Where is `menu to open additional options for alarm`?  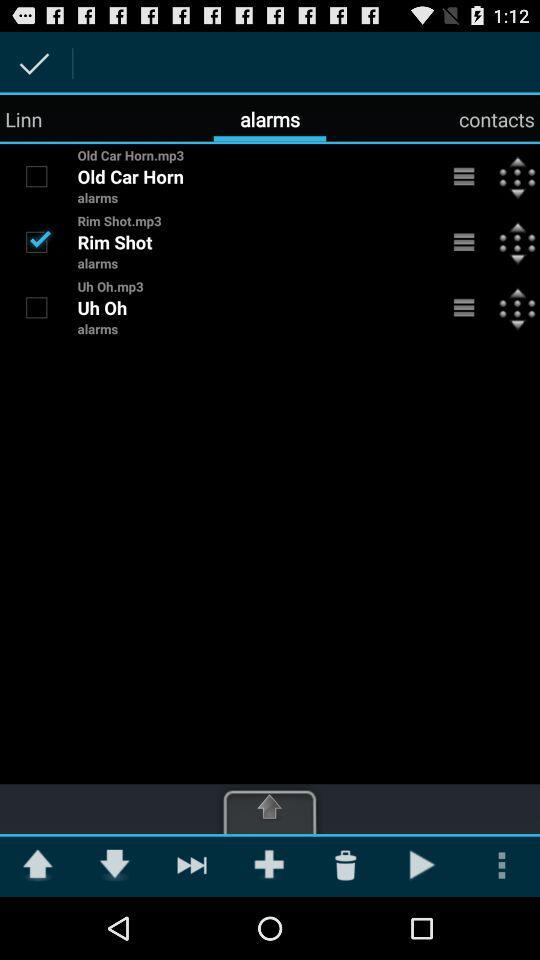
menu to open additional options for alarm is located at coordinates (464, 307).